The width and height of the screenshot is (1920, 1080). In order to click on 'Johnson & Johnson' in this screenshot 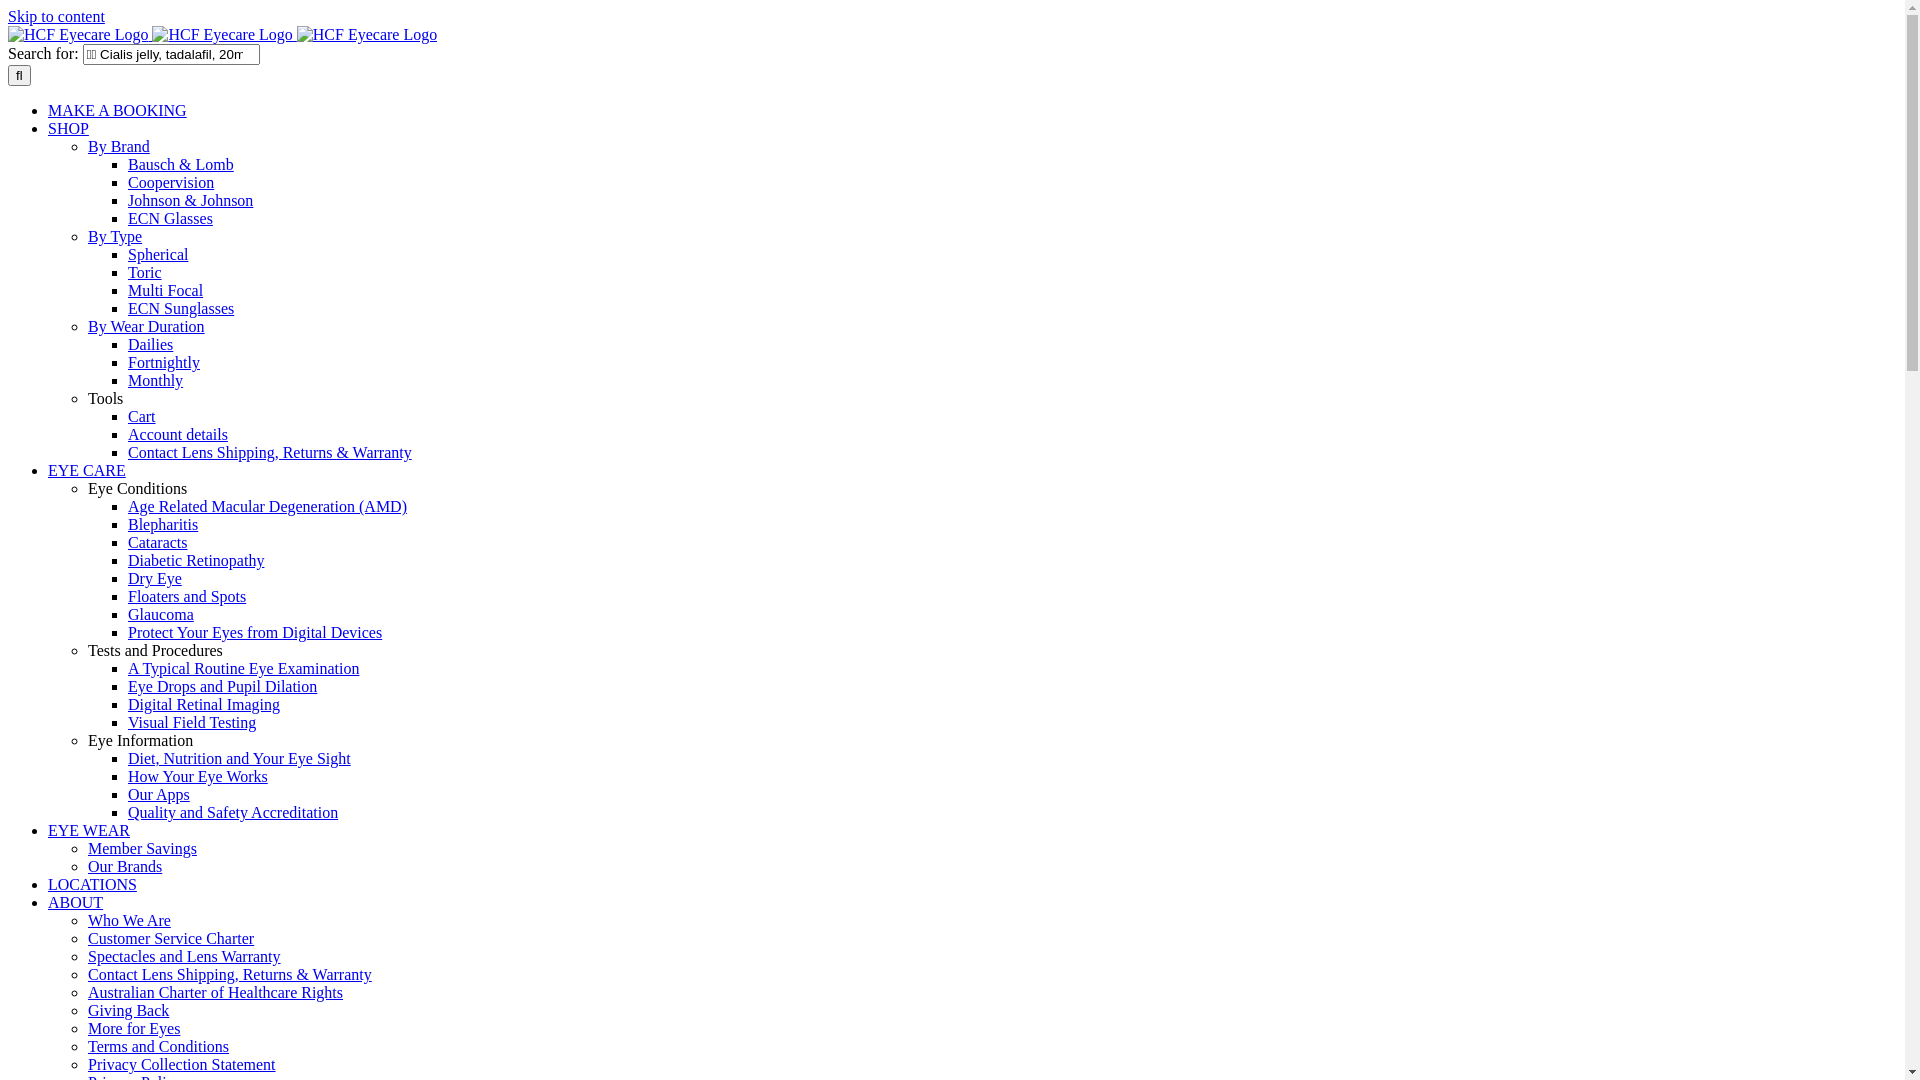, I will do `click(190, 200)`.